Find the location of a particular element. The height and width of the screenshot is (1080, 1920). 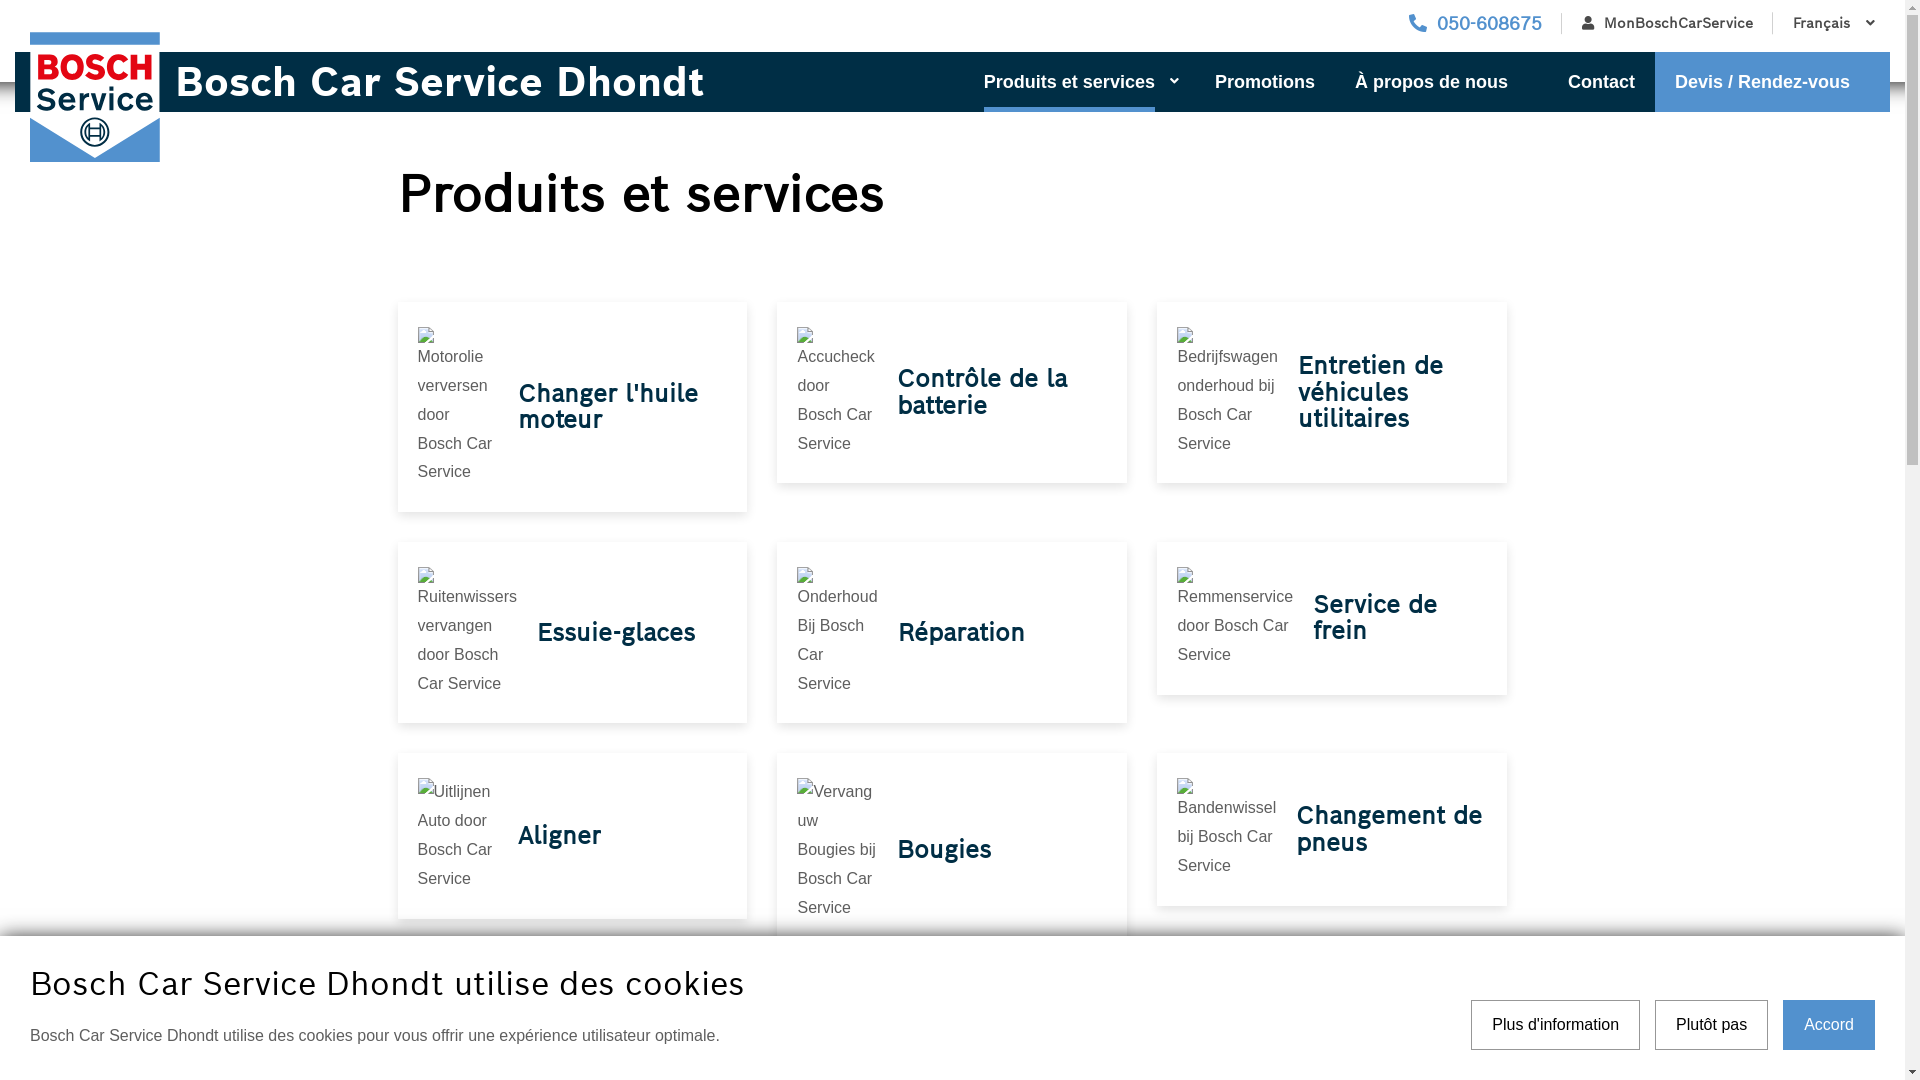

'Changer l'huile moteur' is located at coordinates (607, 405).